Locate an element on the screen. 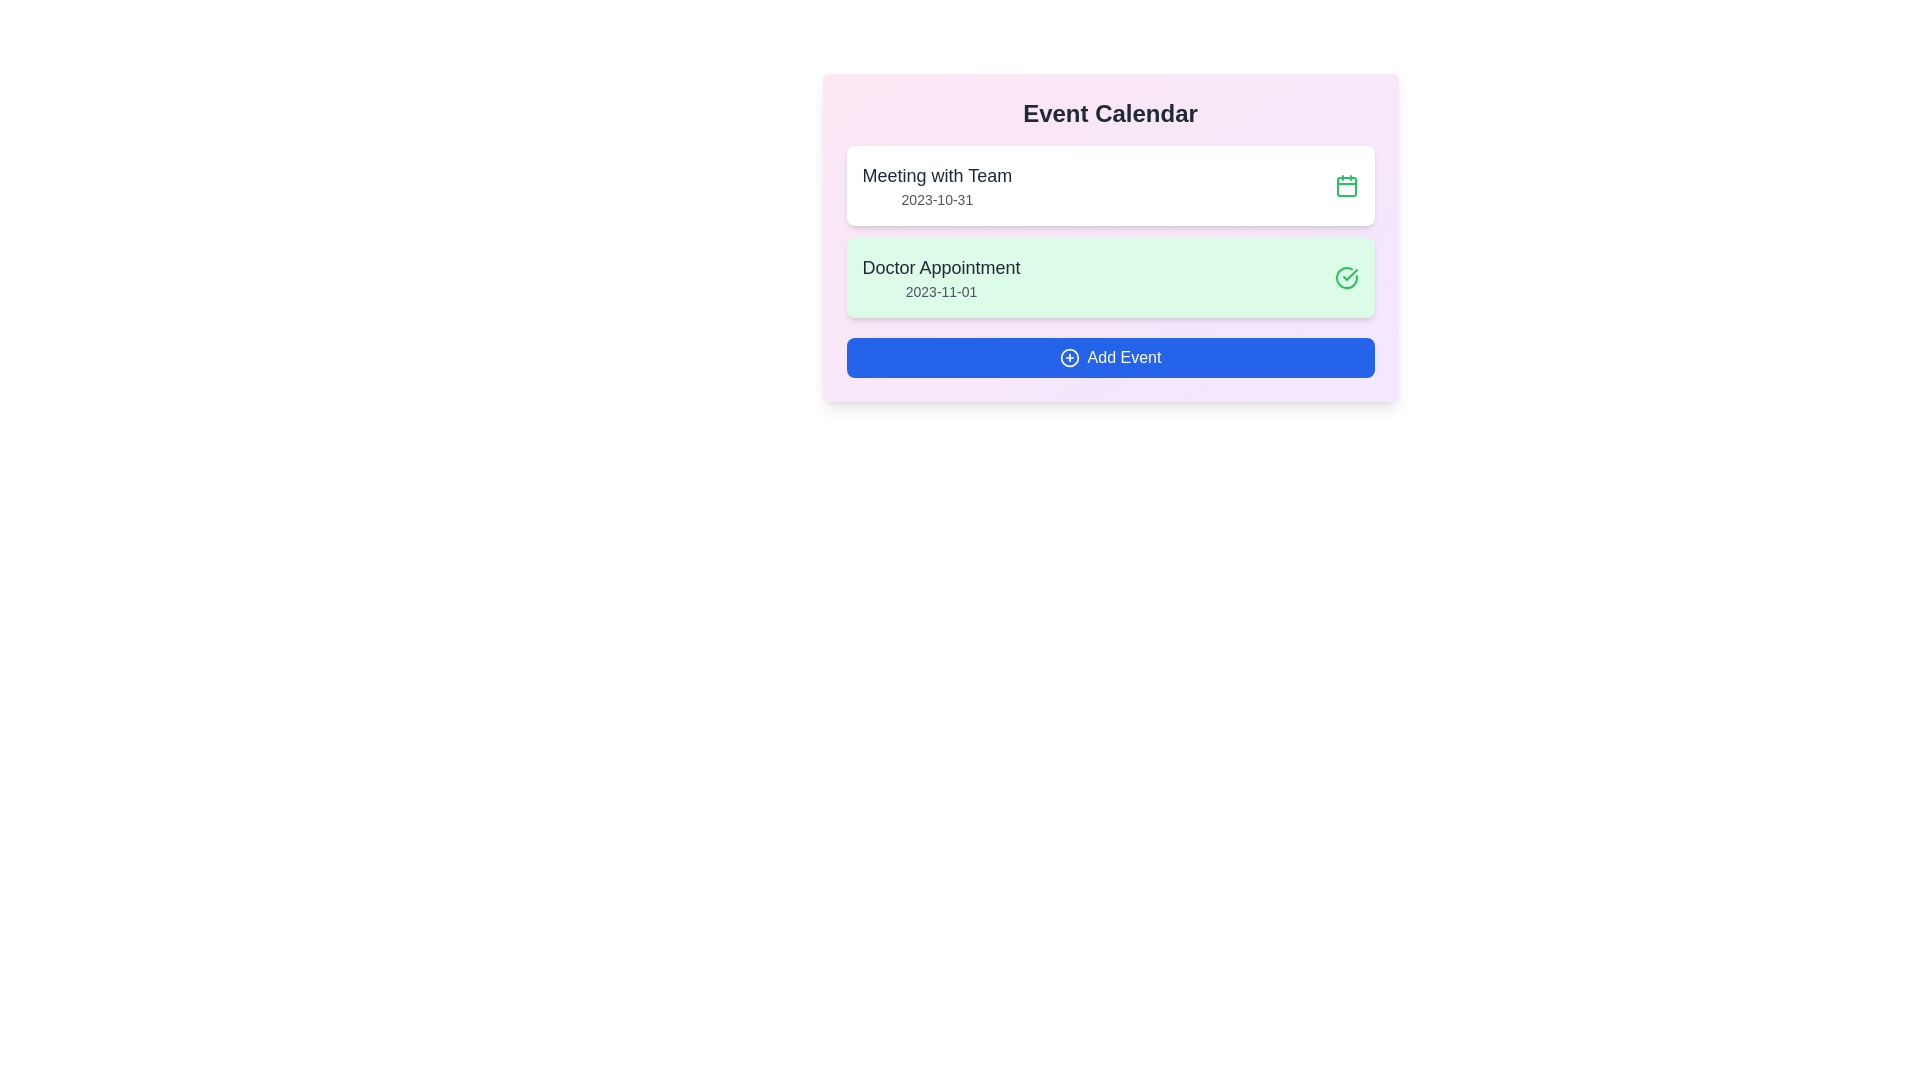 Image resolution: width=1920 pixels, height=1080 pixels. the 'Add Event' button to add a new event is located at coordinates (1109, 357).